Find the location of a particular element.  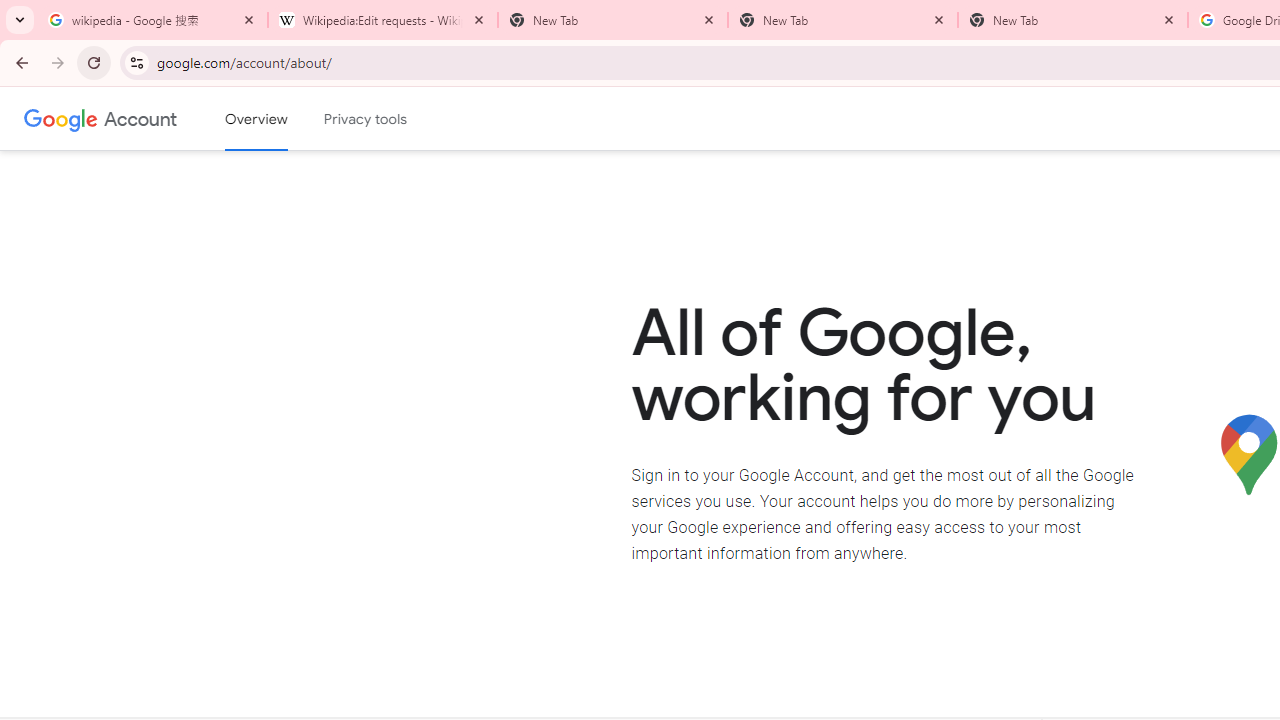

'Google logo' is located at coordinates (61, 118).